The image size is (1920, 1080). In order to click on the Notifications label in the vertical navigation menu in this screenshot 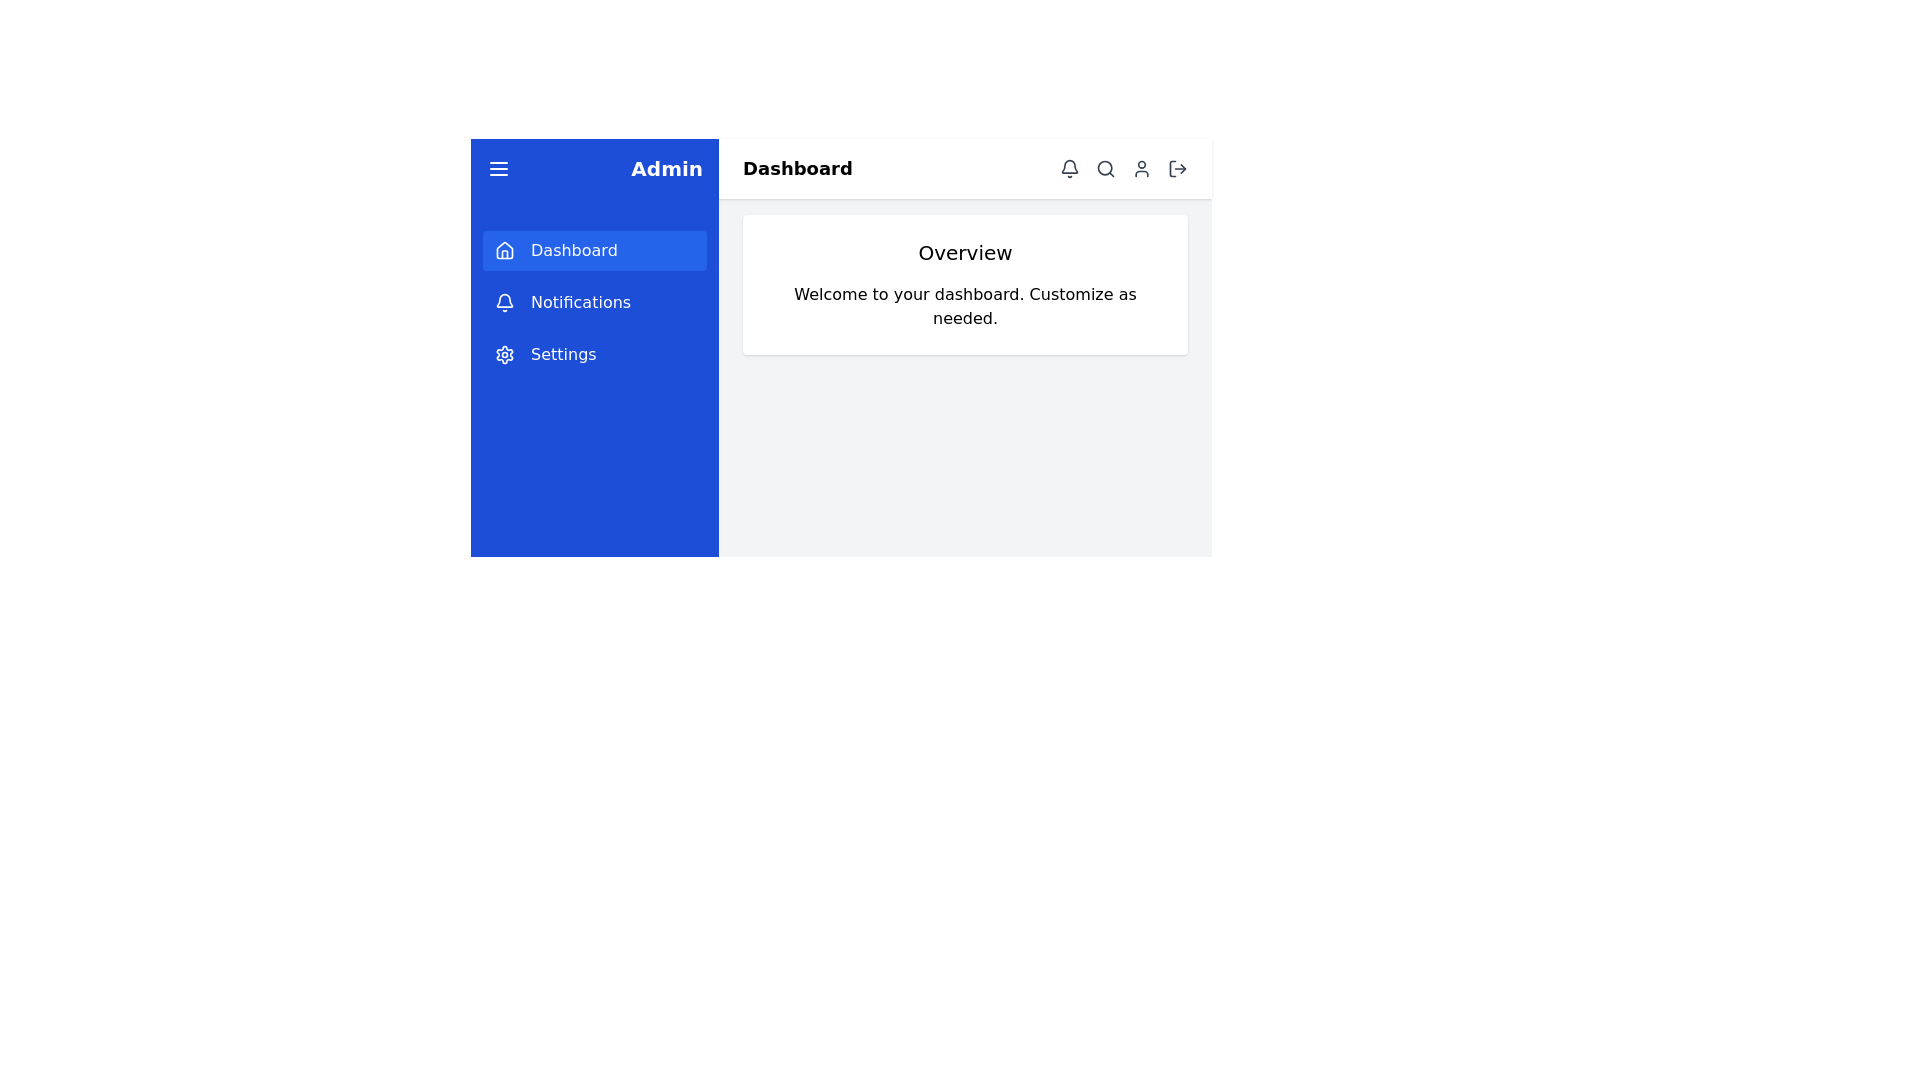, I will do `click(594, 303)`.